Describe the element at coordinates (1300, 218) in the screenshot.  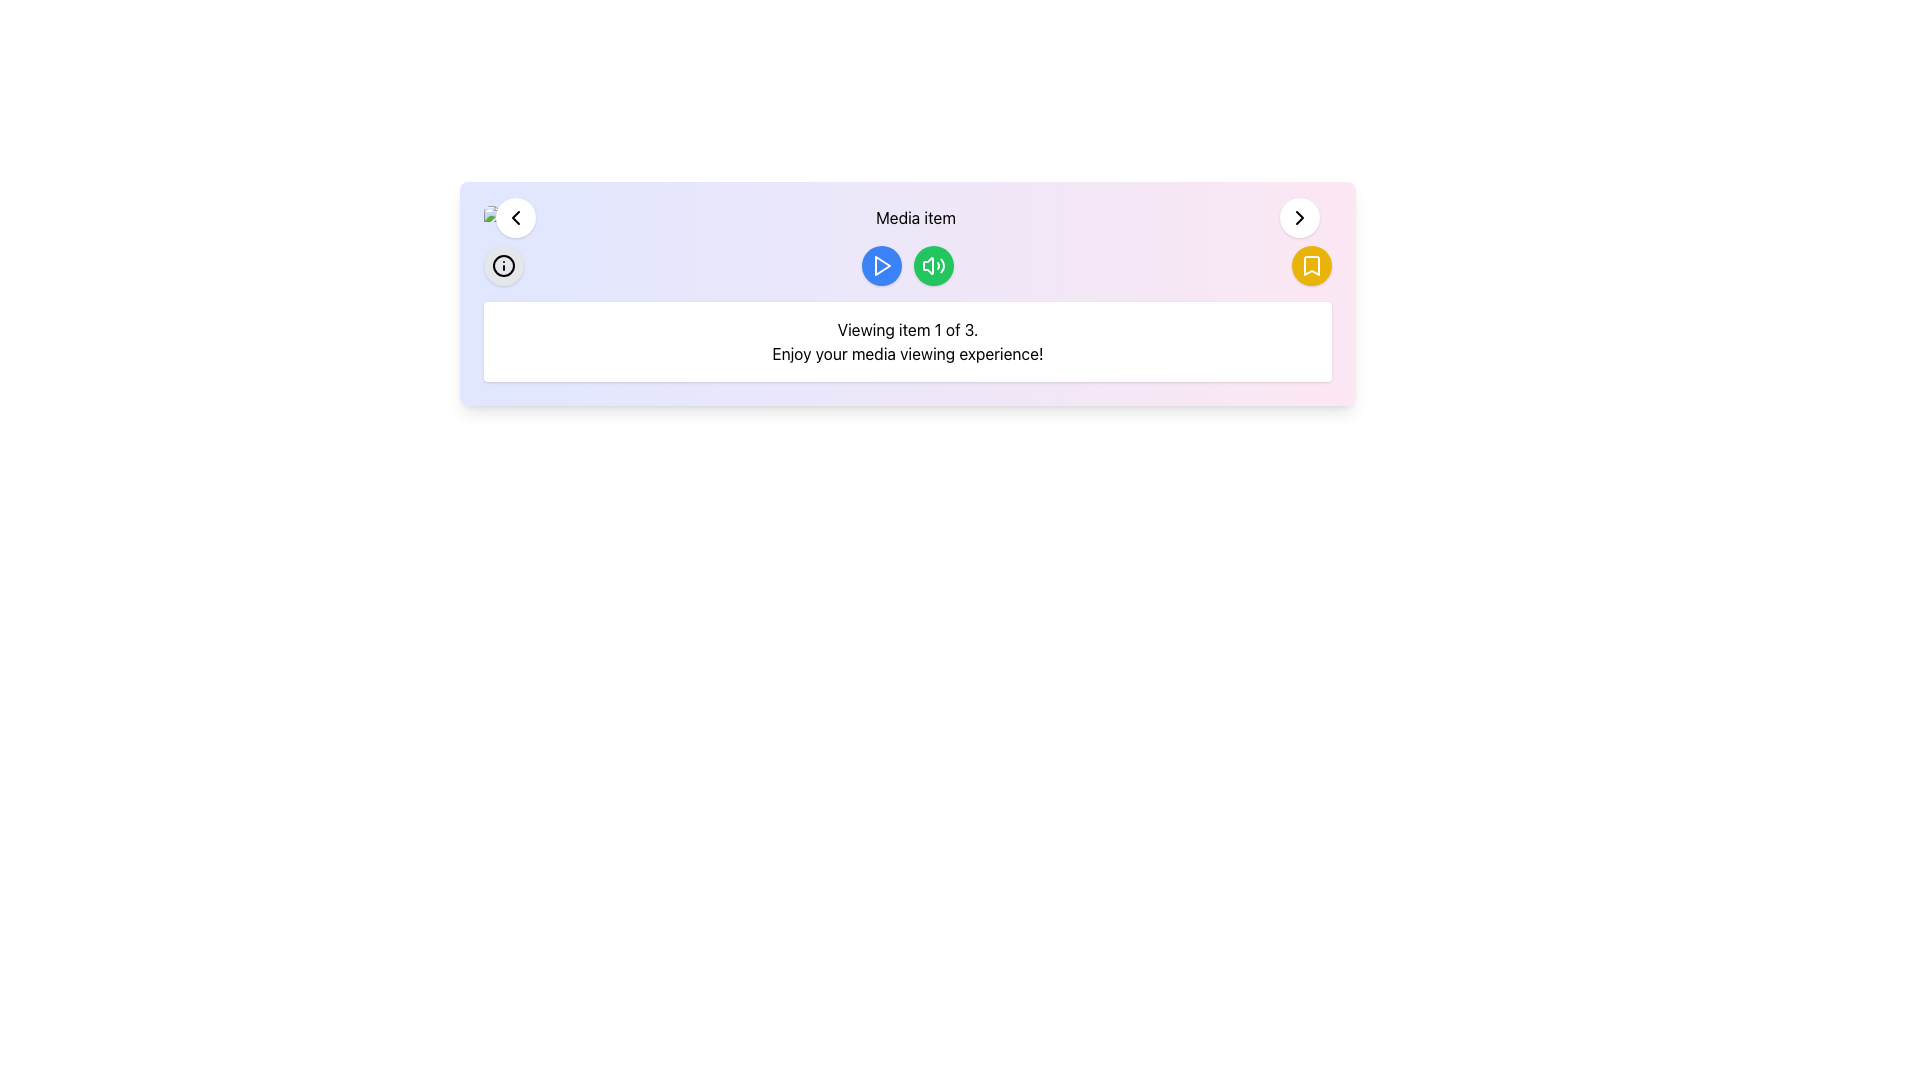
I see `the circular button with a white background and black rightward arrow icon located in the top-right corner of the section` at that location.